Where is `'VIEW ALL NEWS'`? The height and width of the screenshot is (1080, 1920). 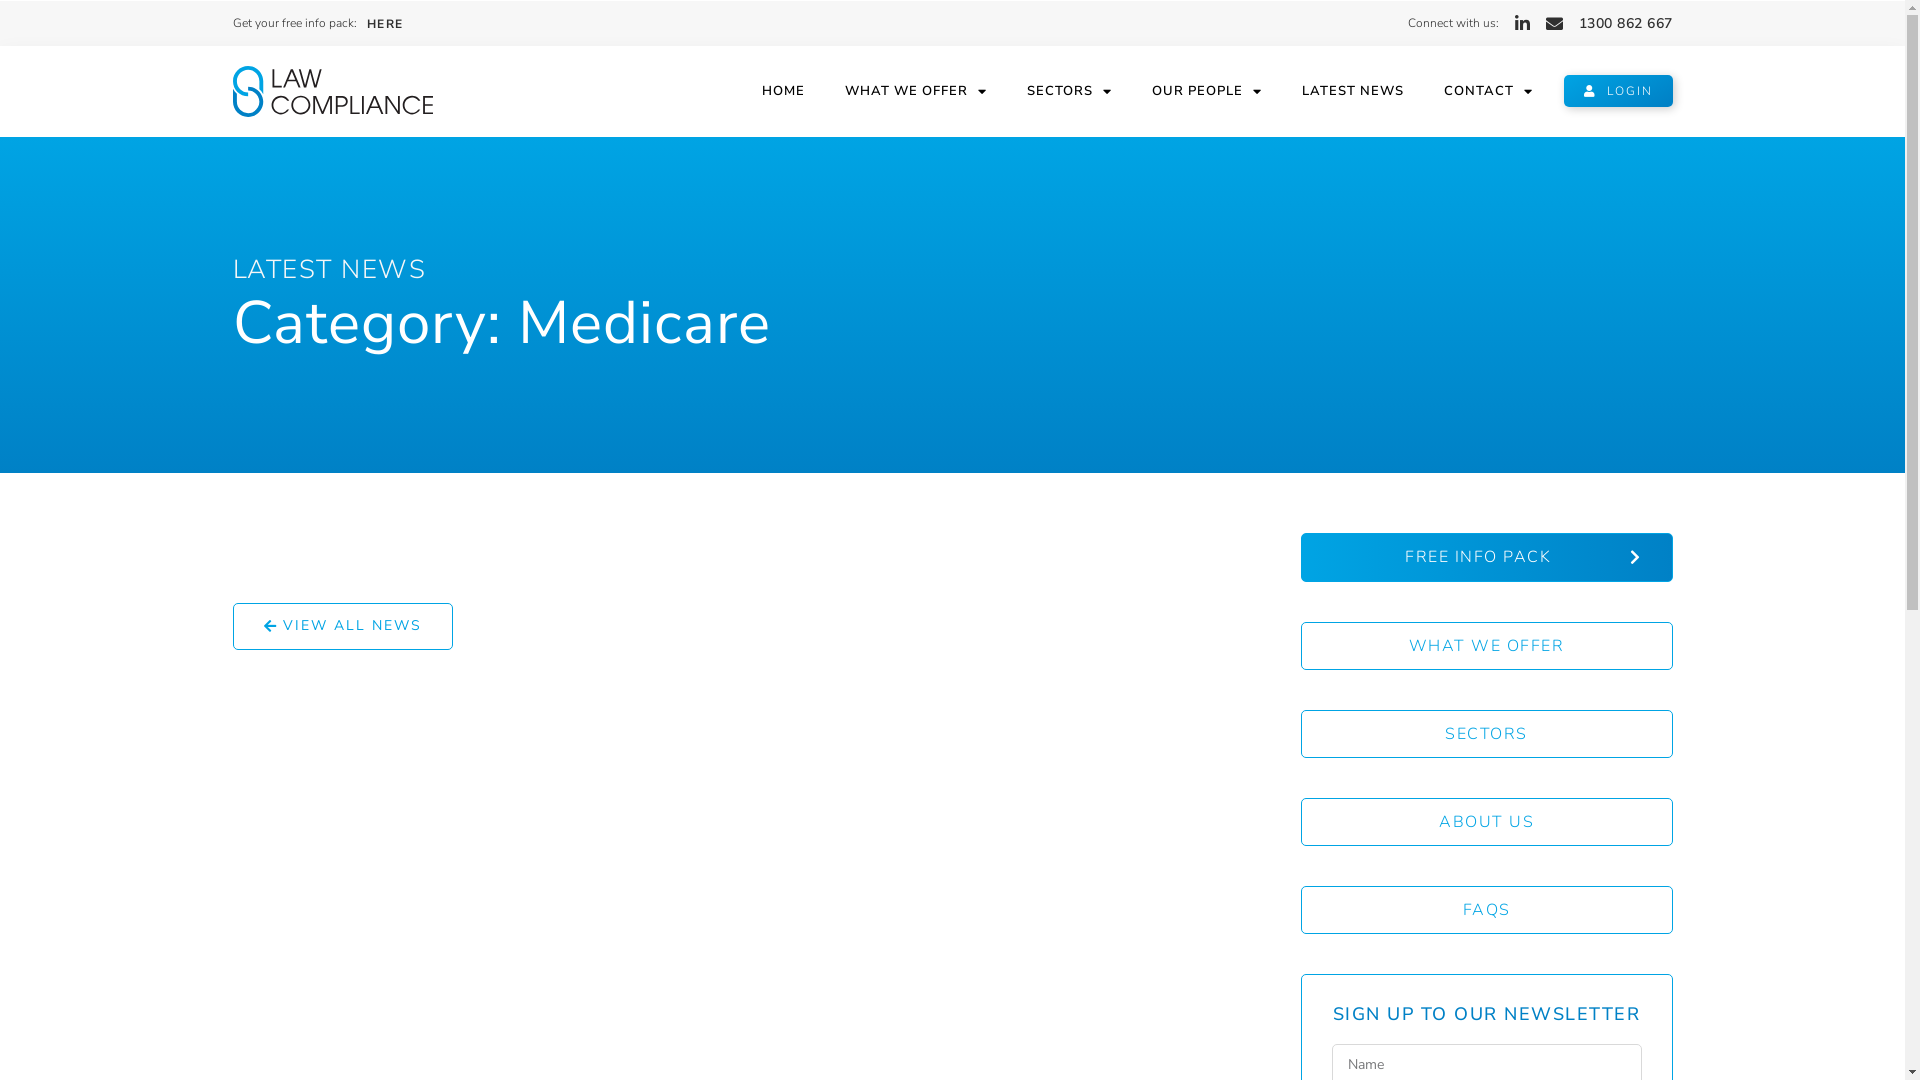
'VIEW ALL NEWS' is located at coordinates (341, 625).